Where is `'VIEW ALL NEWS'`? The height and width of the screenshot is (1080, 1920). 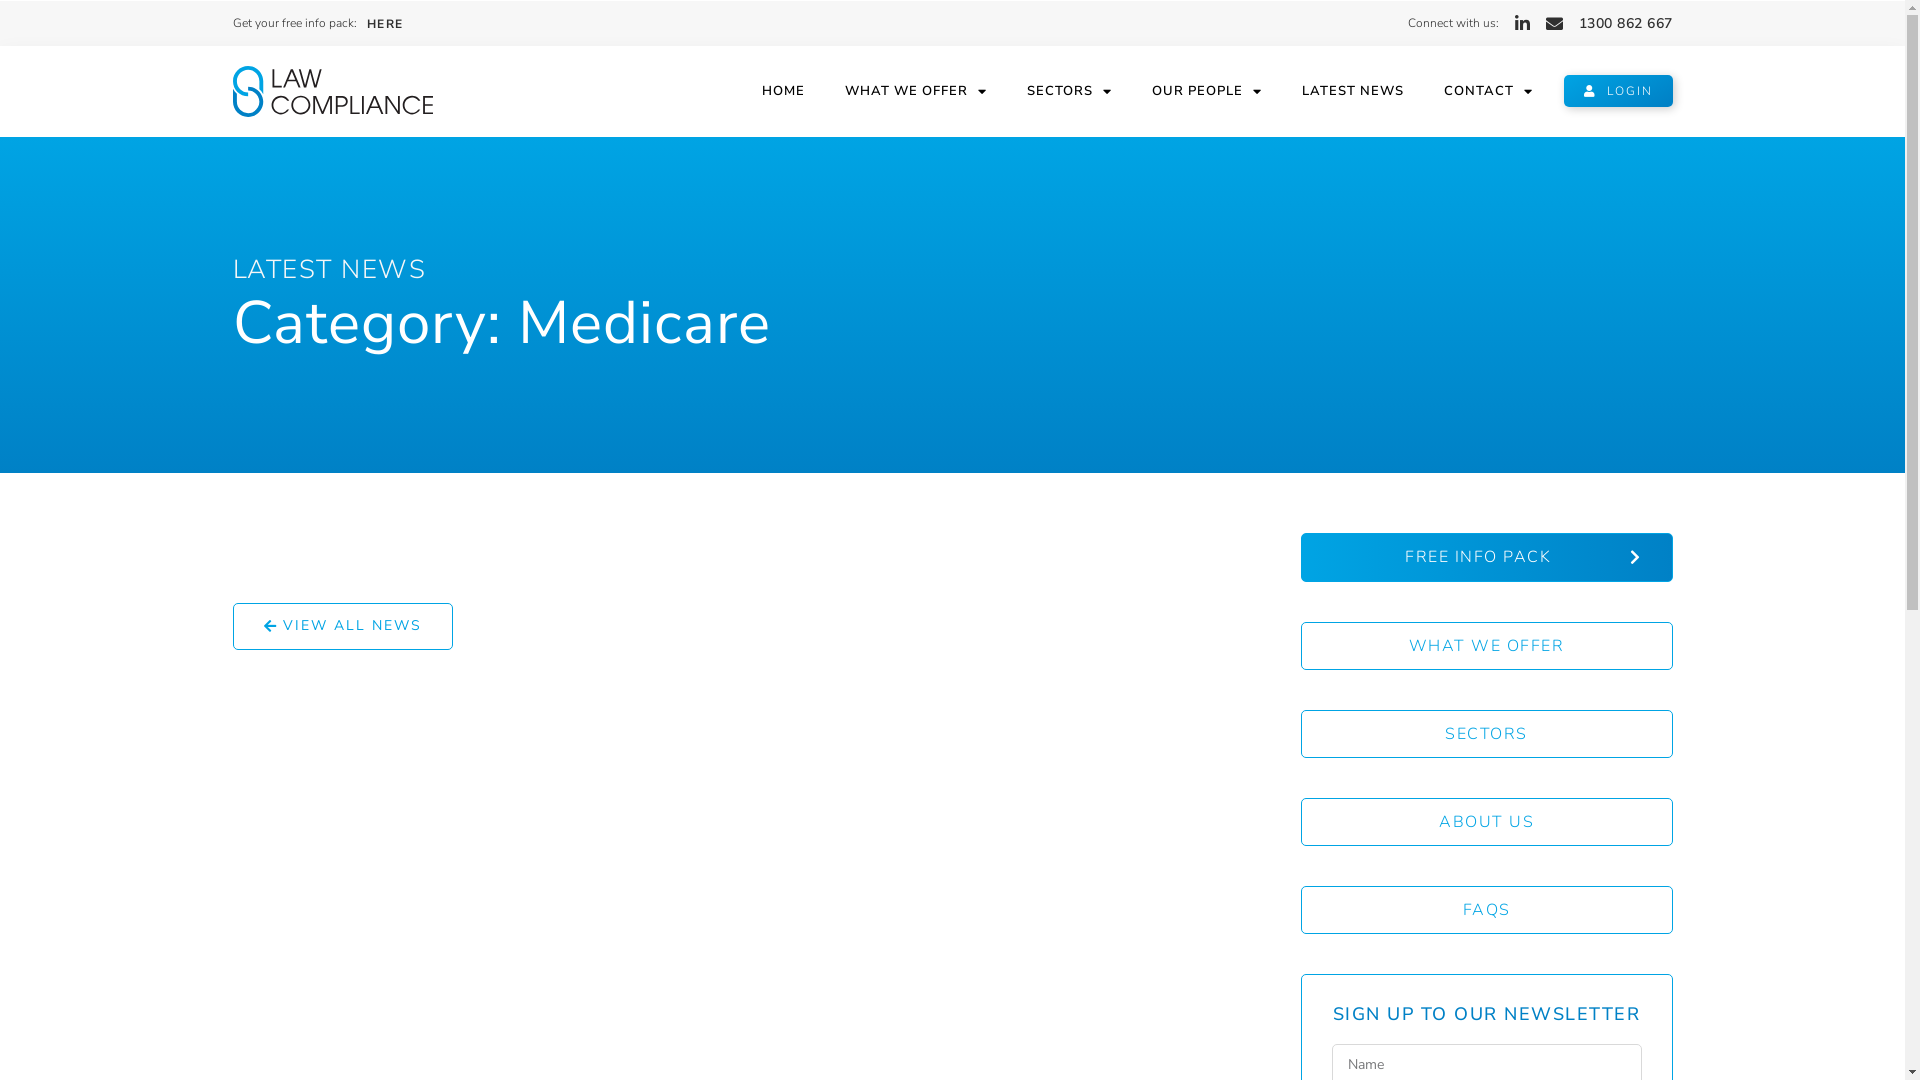
'VIEW ALL NEWS' is located at coordinates (341, 625).